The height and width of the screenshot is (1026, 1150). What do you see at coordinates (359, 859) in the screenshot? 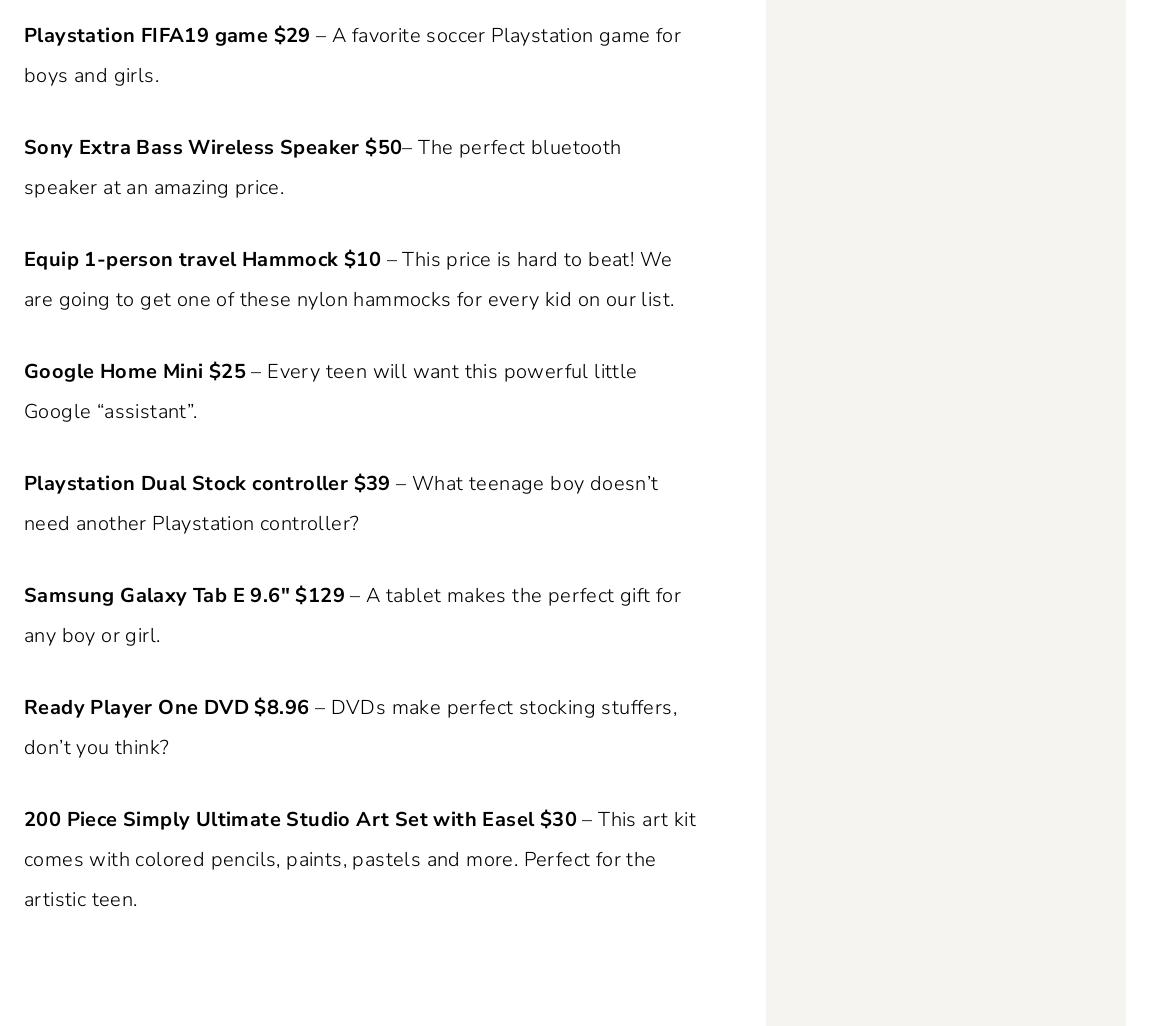
I see `'– This art kit comes with colored pencils, paints, pastels and more. Perfect for the artistic teen.'` at bounding box center [359, 859].